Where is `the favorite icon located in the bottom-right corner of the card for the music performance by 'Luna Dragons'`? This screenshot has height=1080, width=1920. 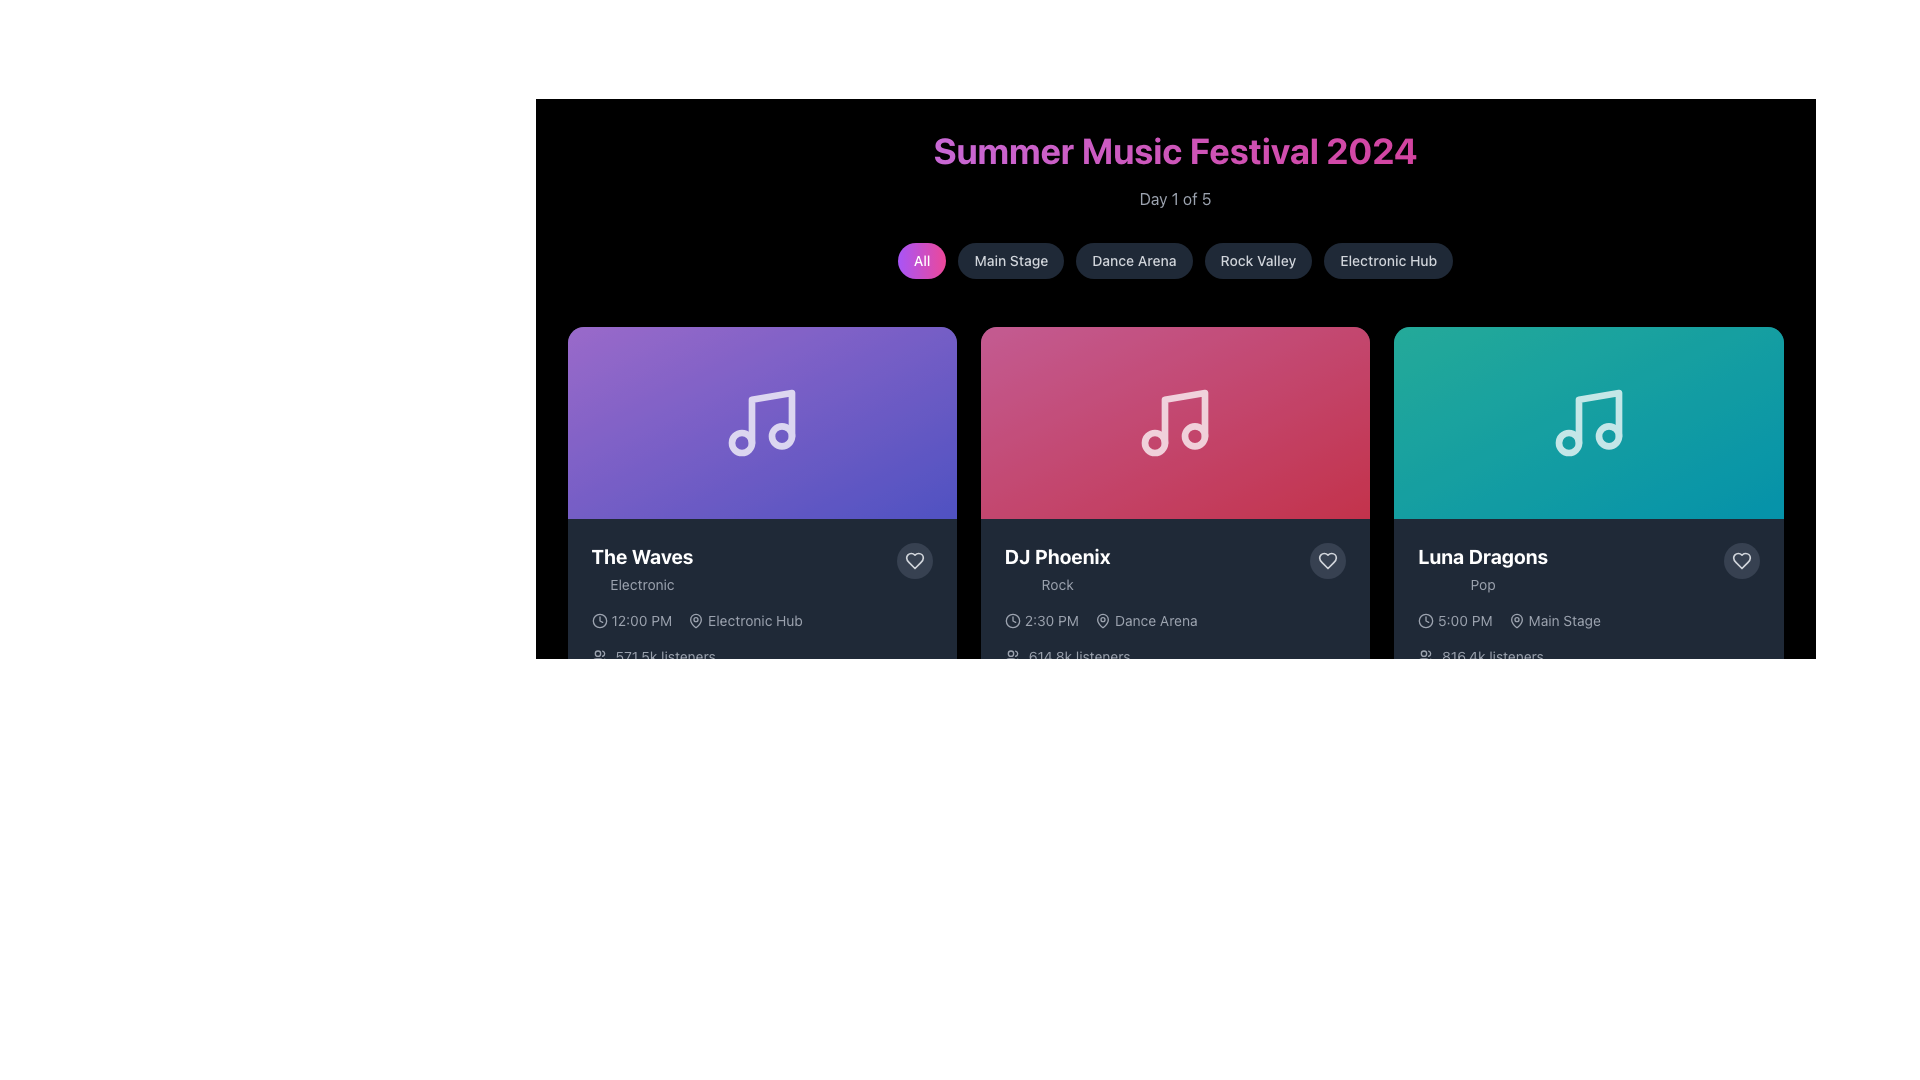 the favorite icon located in the bottom-right corner of the card for the music performance by 'Luna Dragons' is located at coordinates (1740, 560).